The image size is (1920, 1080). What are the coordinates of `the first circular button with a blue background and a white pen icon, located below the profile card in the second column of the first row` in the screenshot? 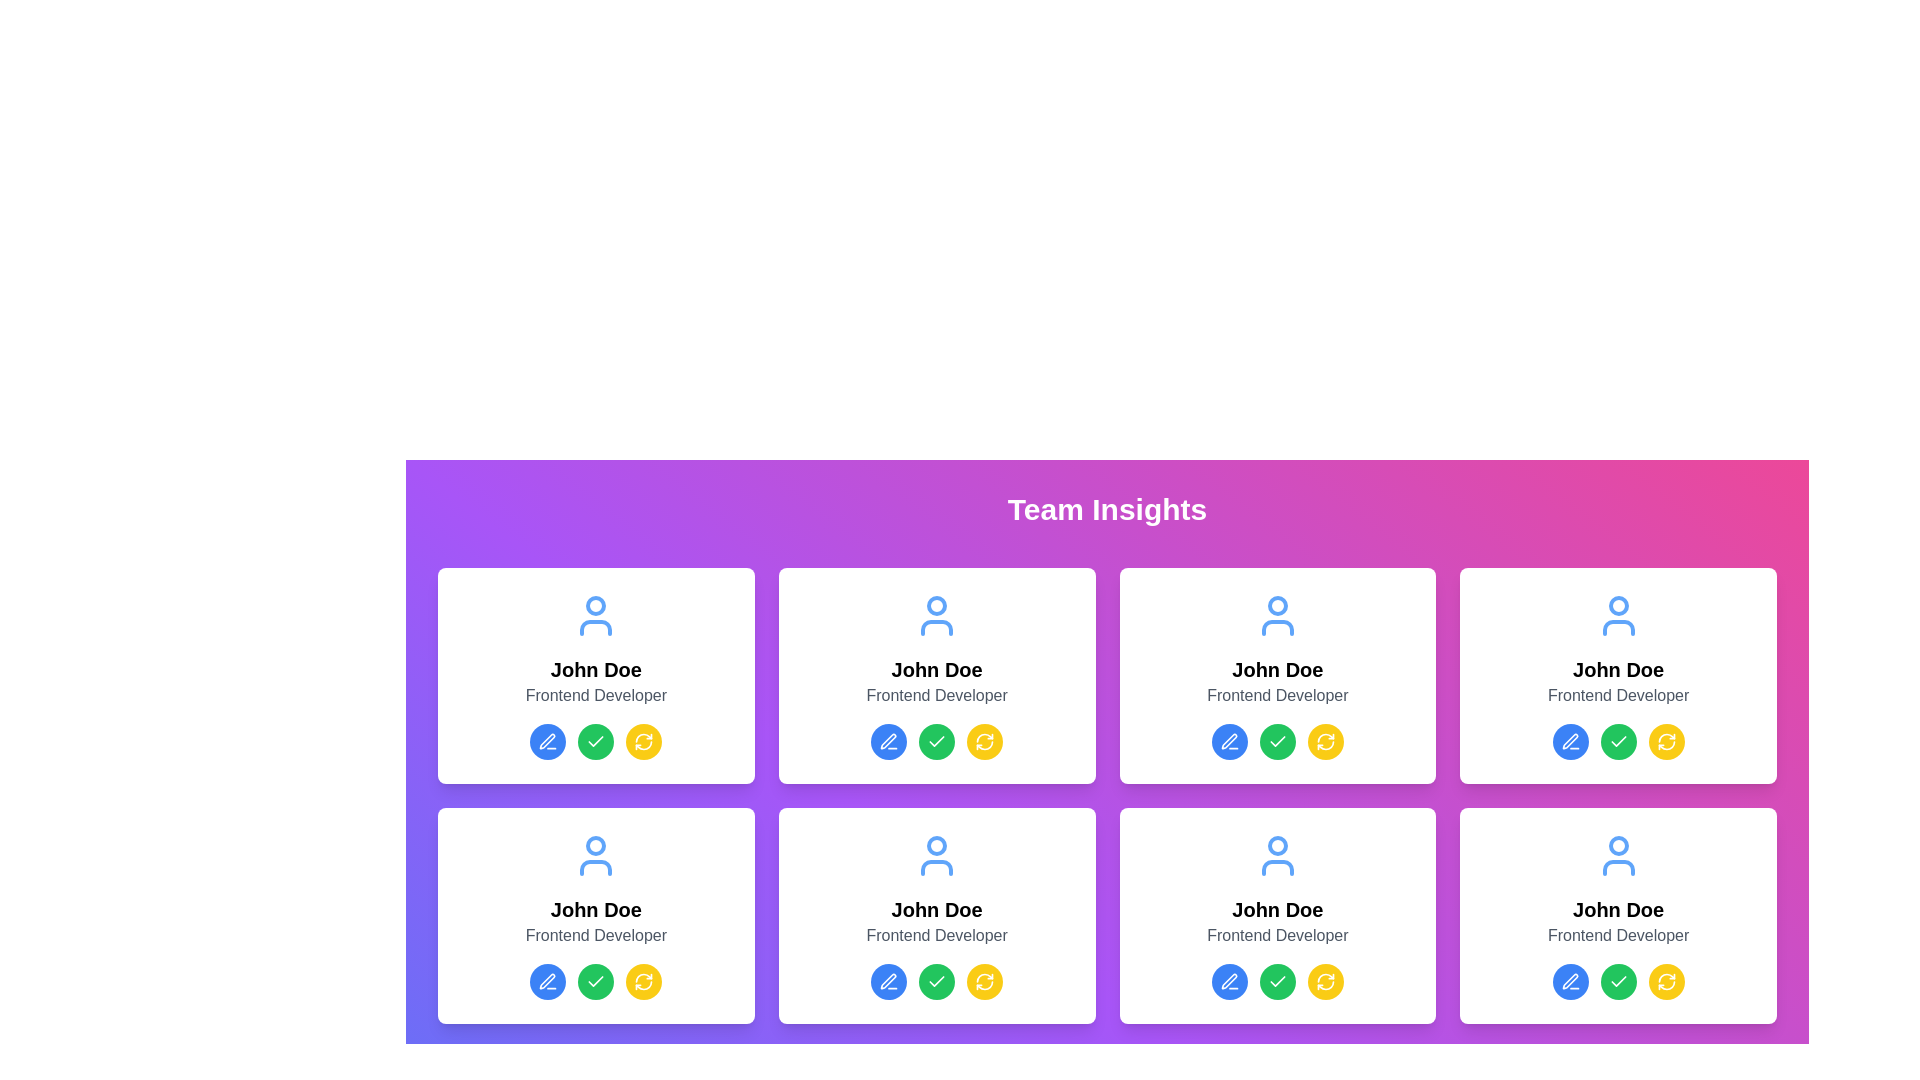 It's located at (1228, 741).